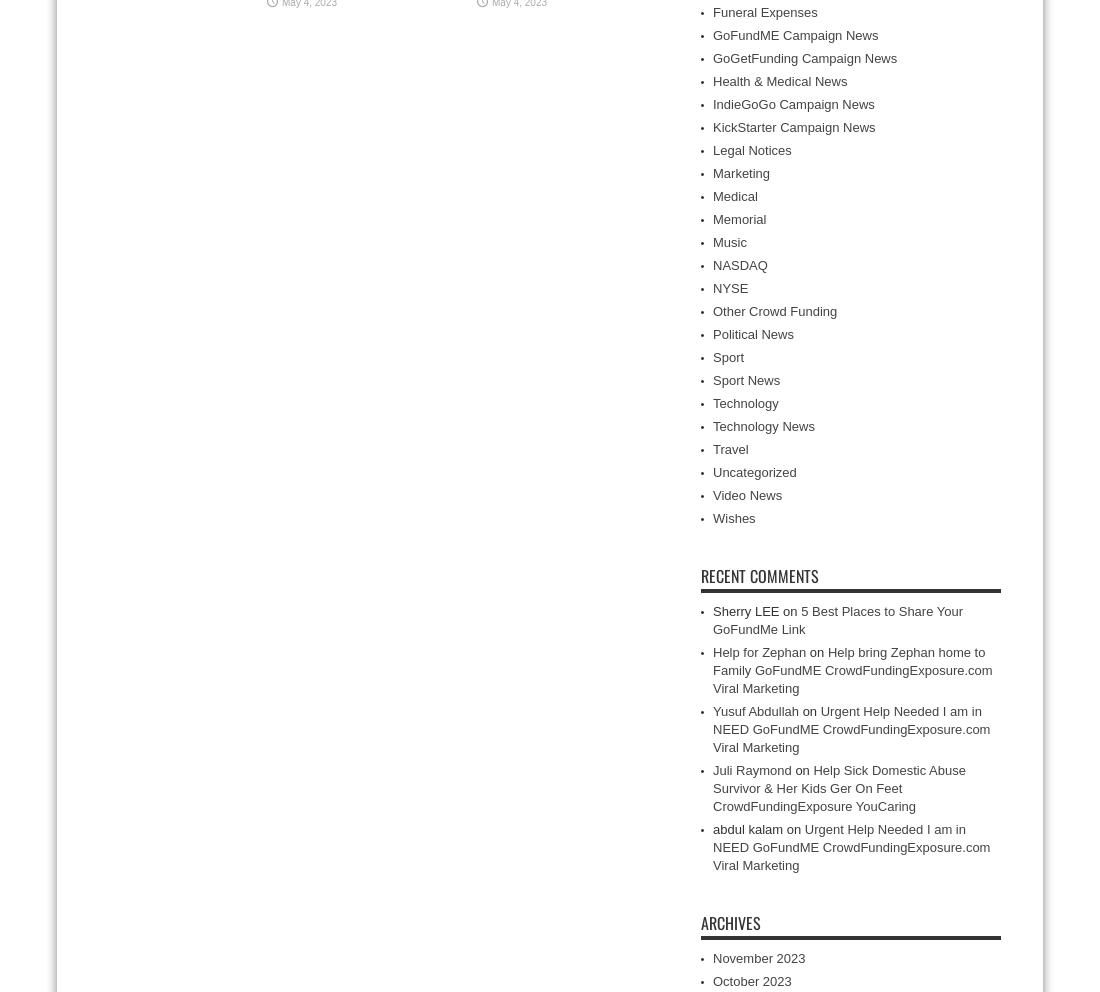  Describe the element at coordinates (837, 788) in the screenshot. I see `'Help Sick Domestic Abuse Survivor & Her Kids Ger On Feet CrowdFundingExposure YouCaring'` at that location.